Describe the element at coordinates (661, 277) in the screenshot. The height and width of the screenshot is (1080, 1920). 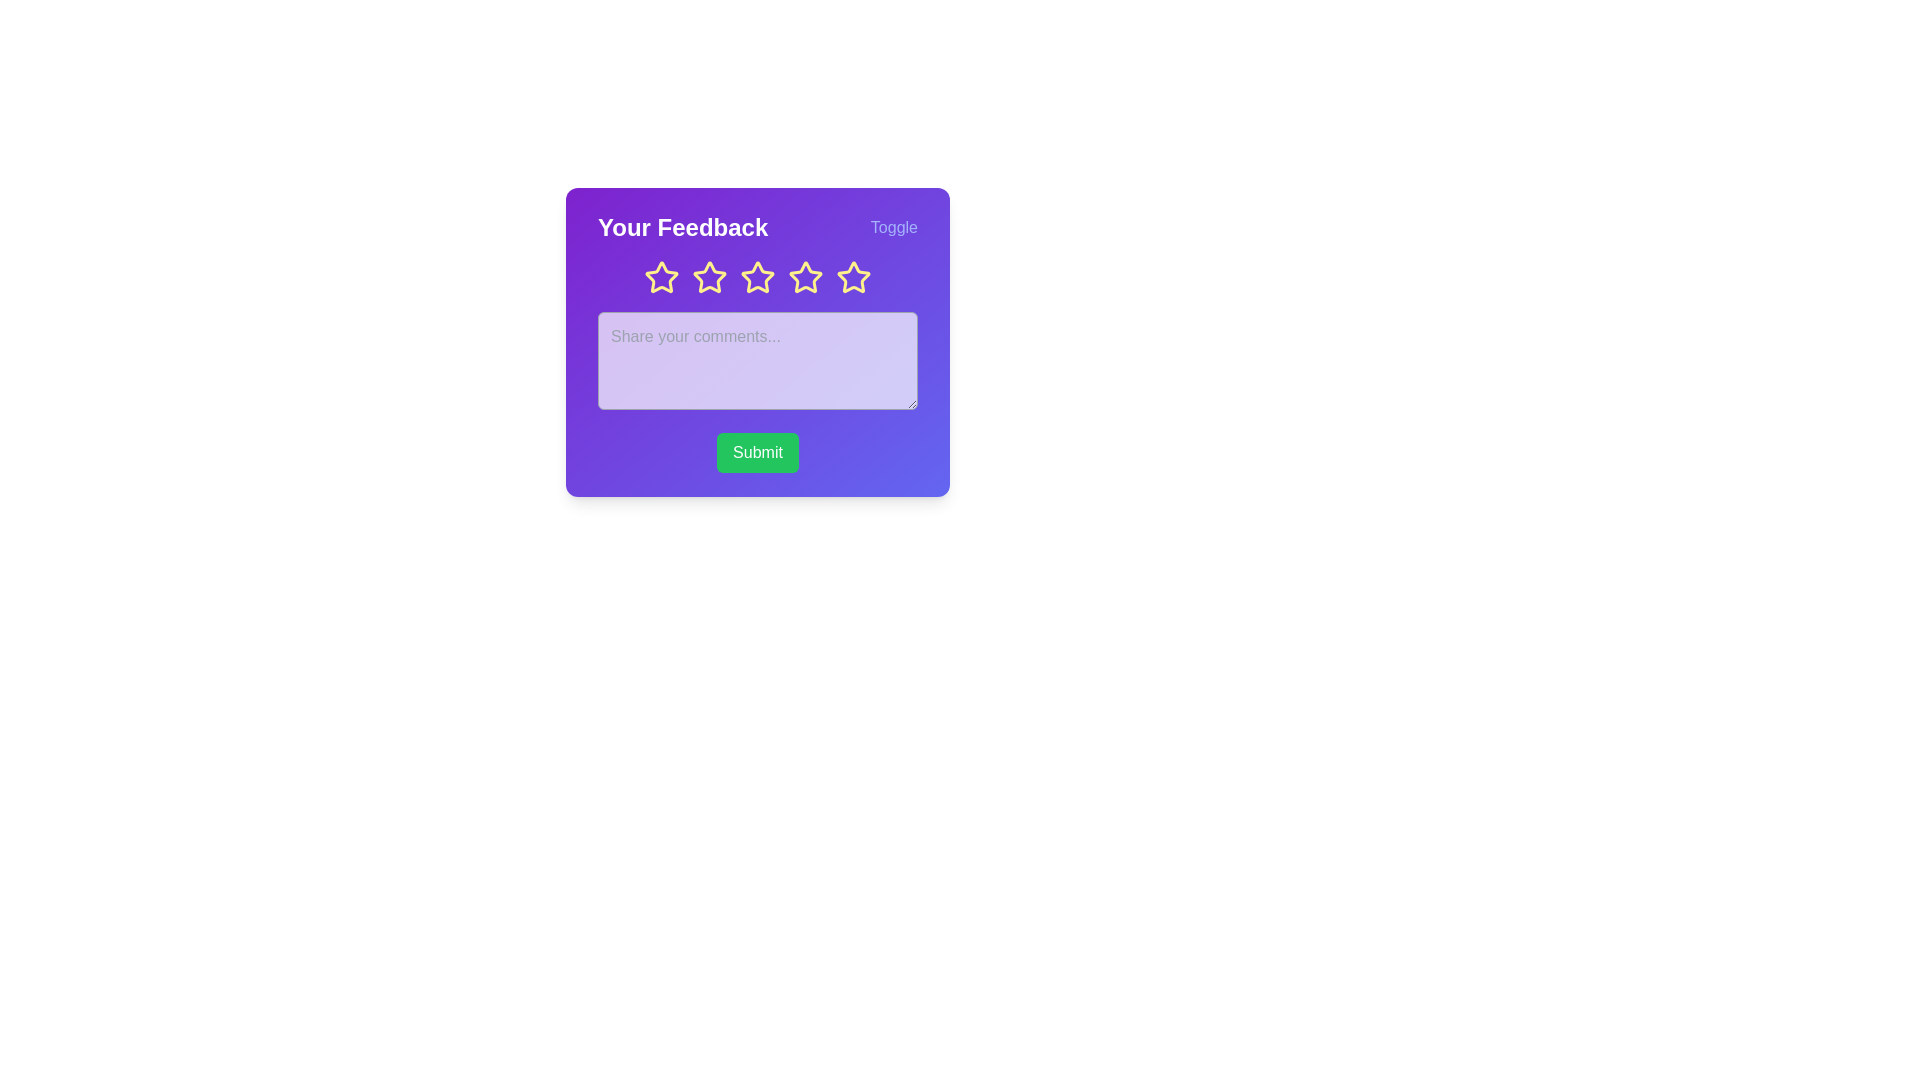
I see `the first star icon in the row of rating stars` at that location.